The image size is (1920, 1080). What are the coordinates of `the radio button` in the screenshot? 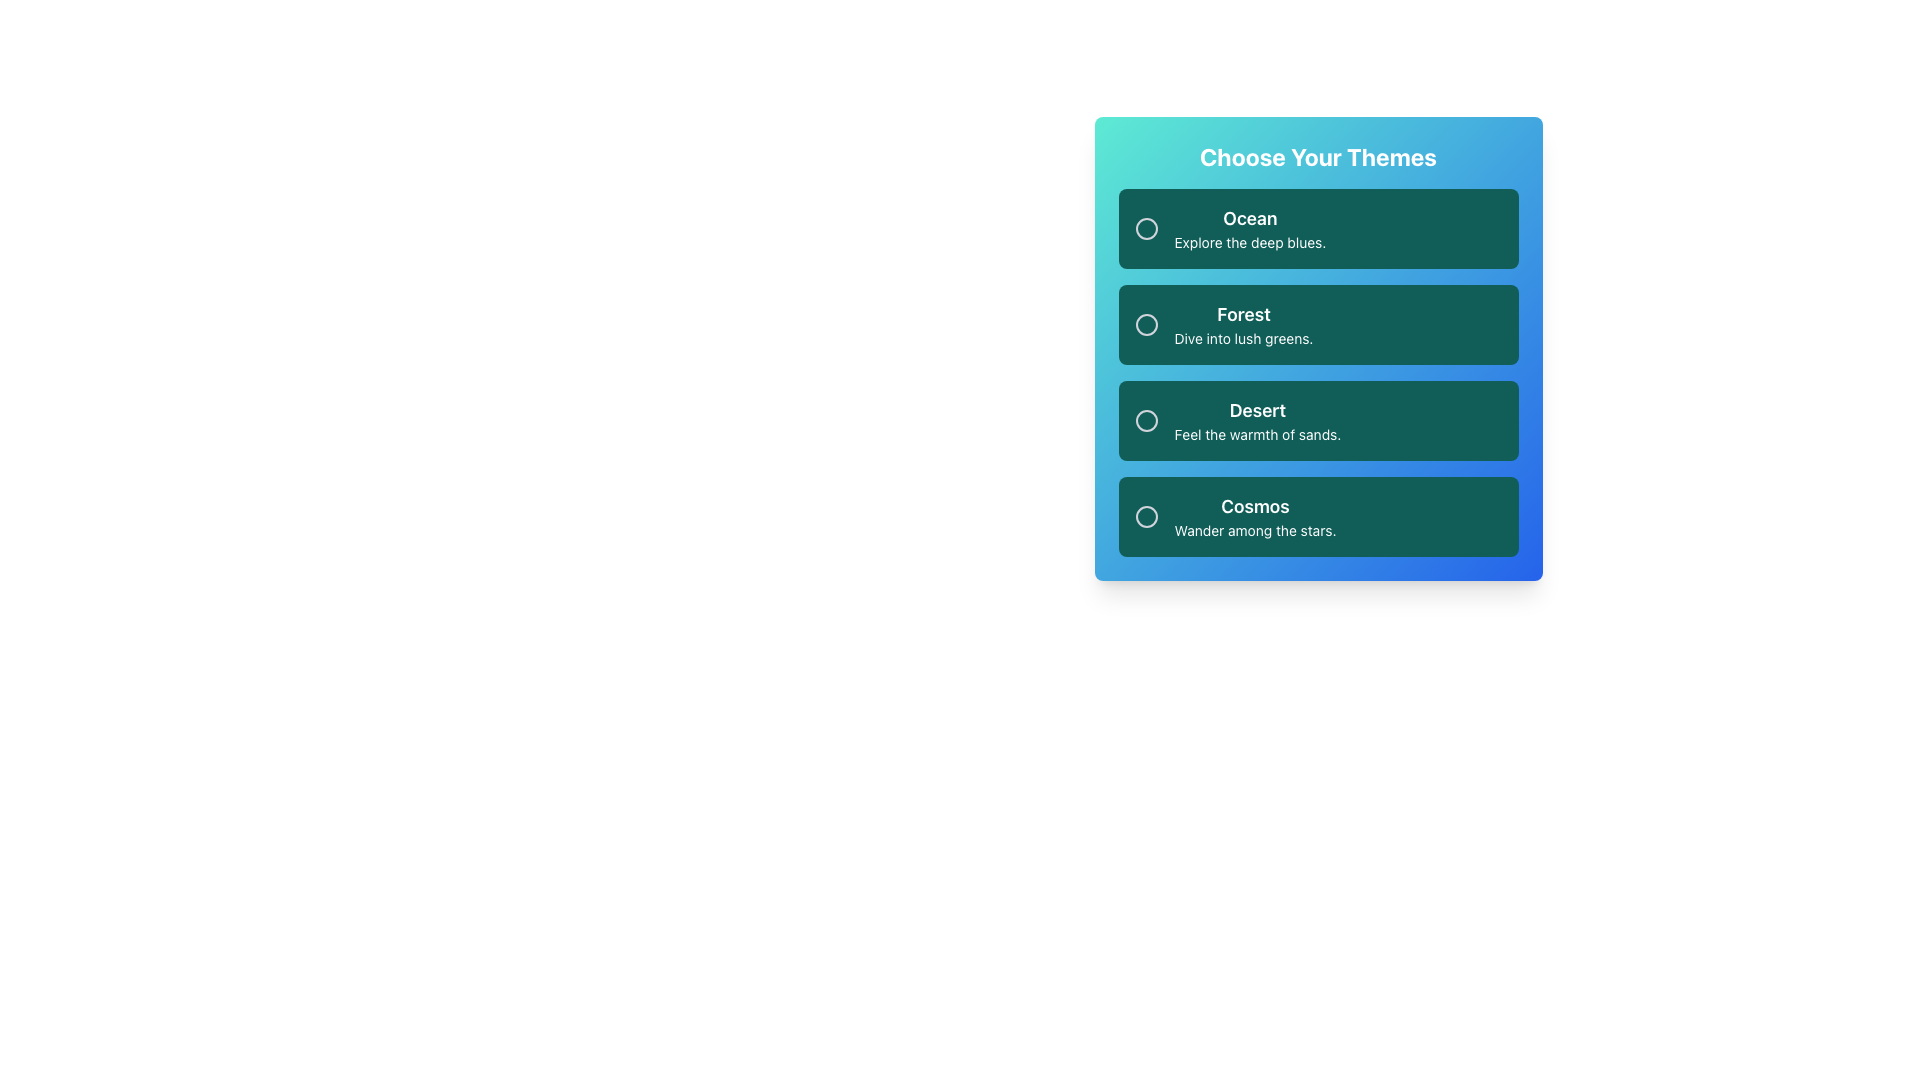 It's located at (1146, 515).